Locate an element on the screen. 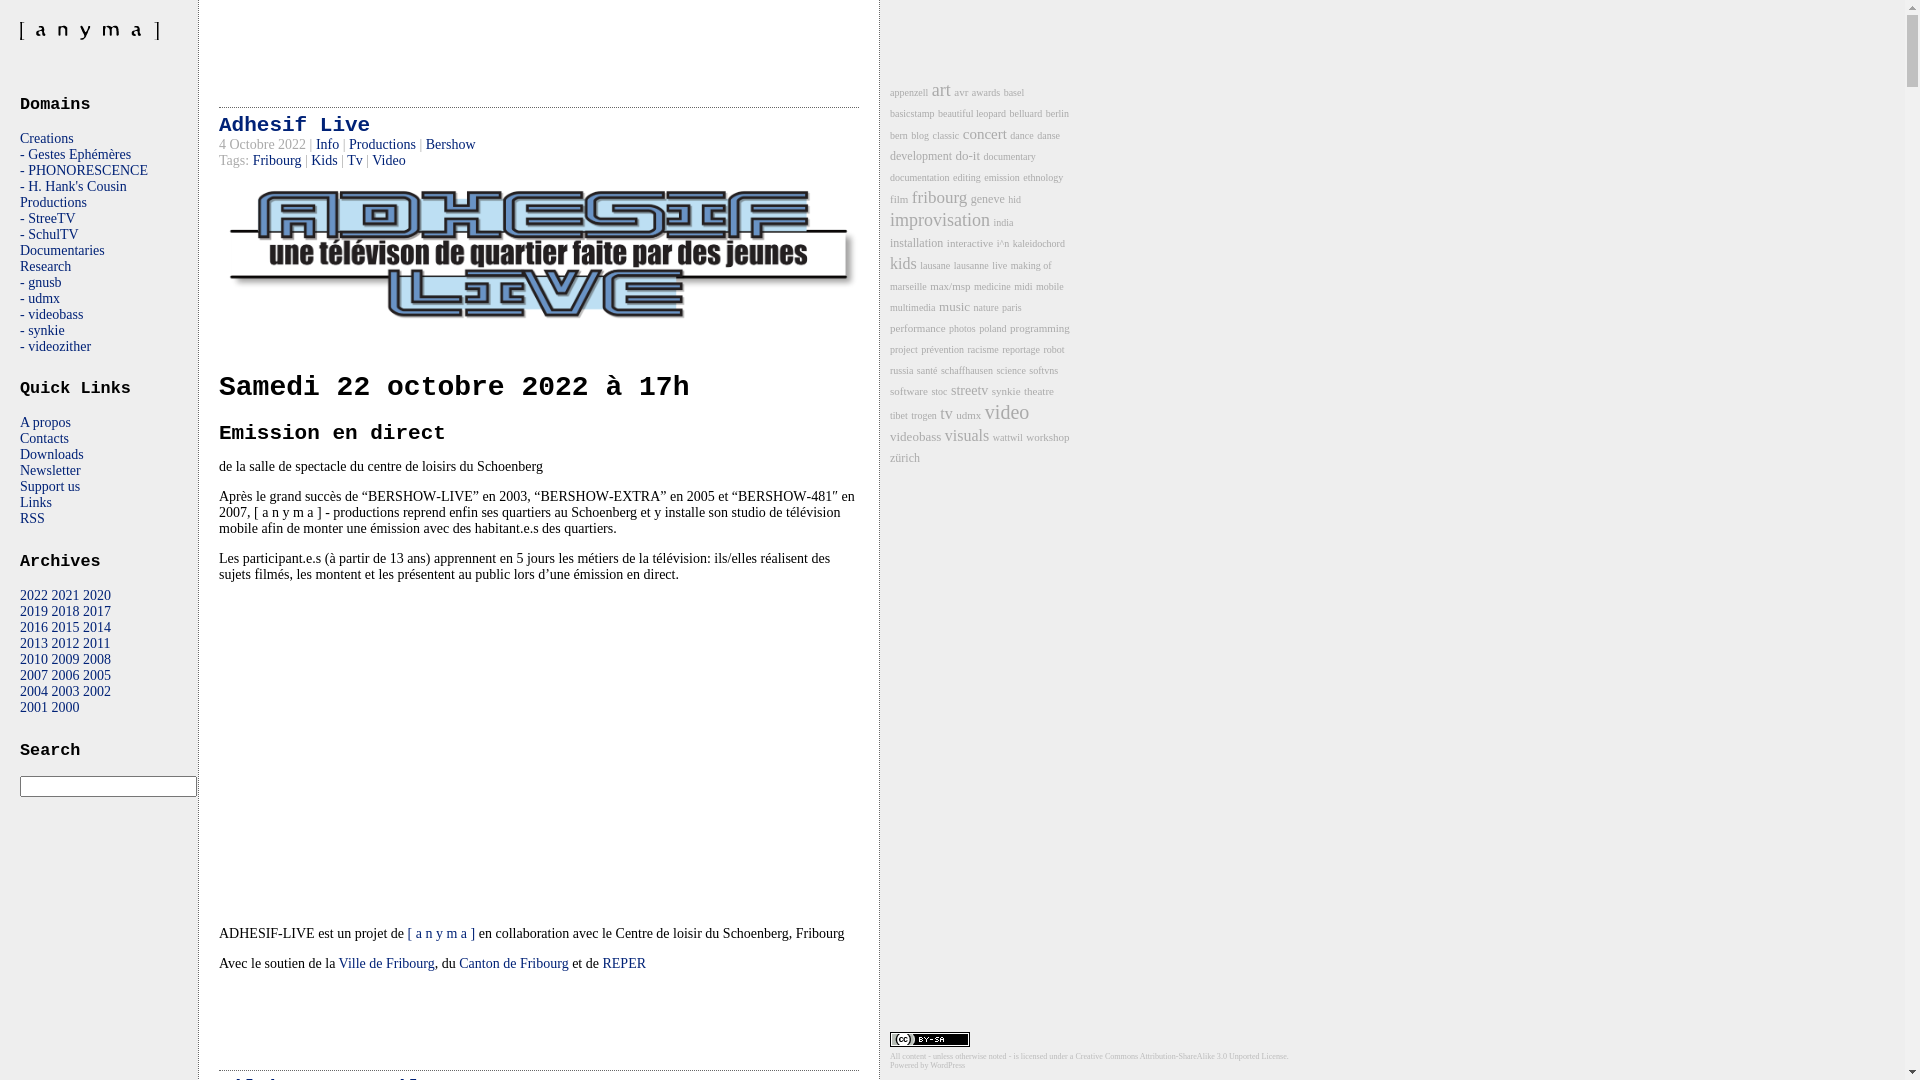 This screenshot has width=1920, height=1080. 'lausanne' is located at coordinates (953, 264).